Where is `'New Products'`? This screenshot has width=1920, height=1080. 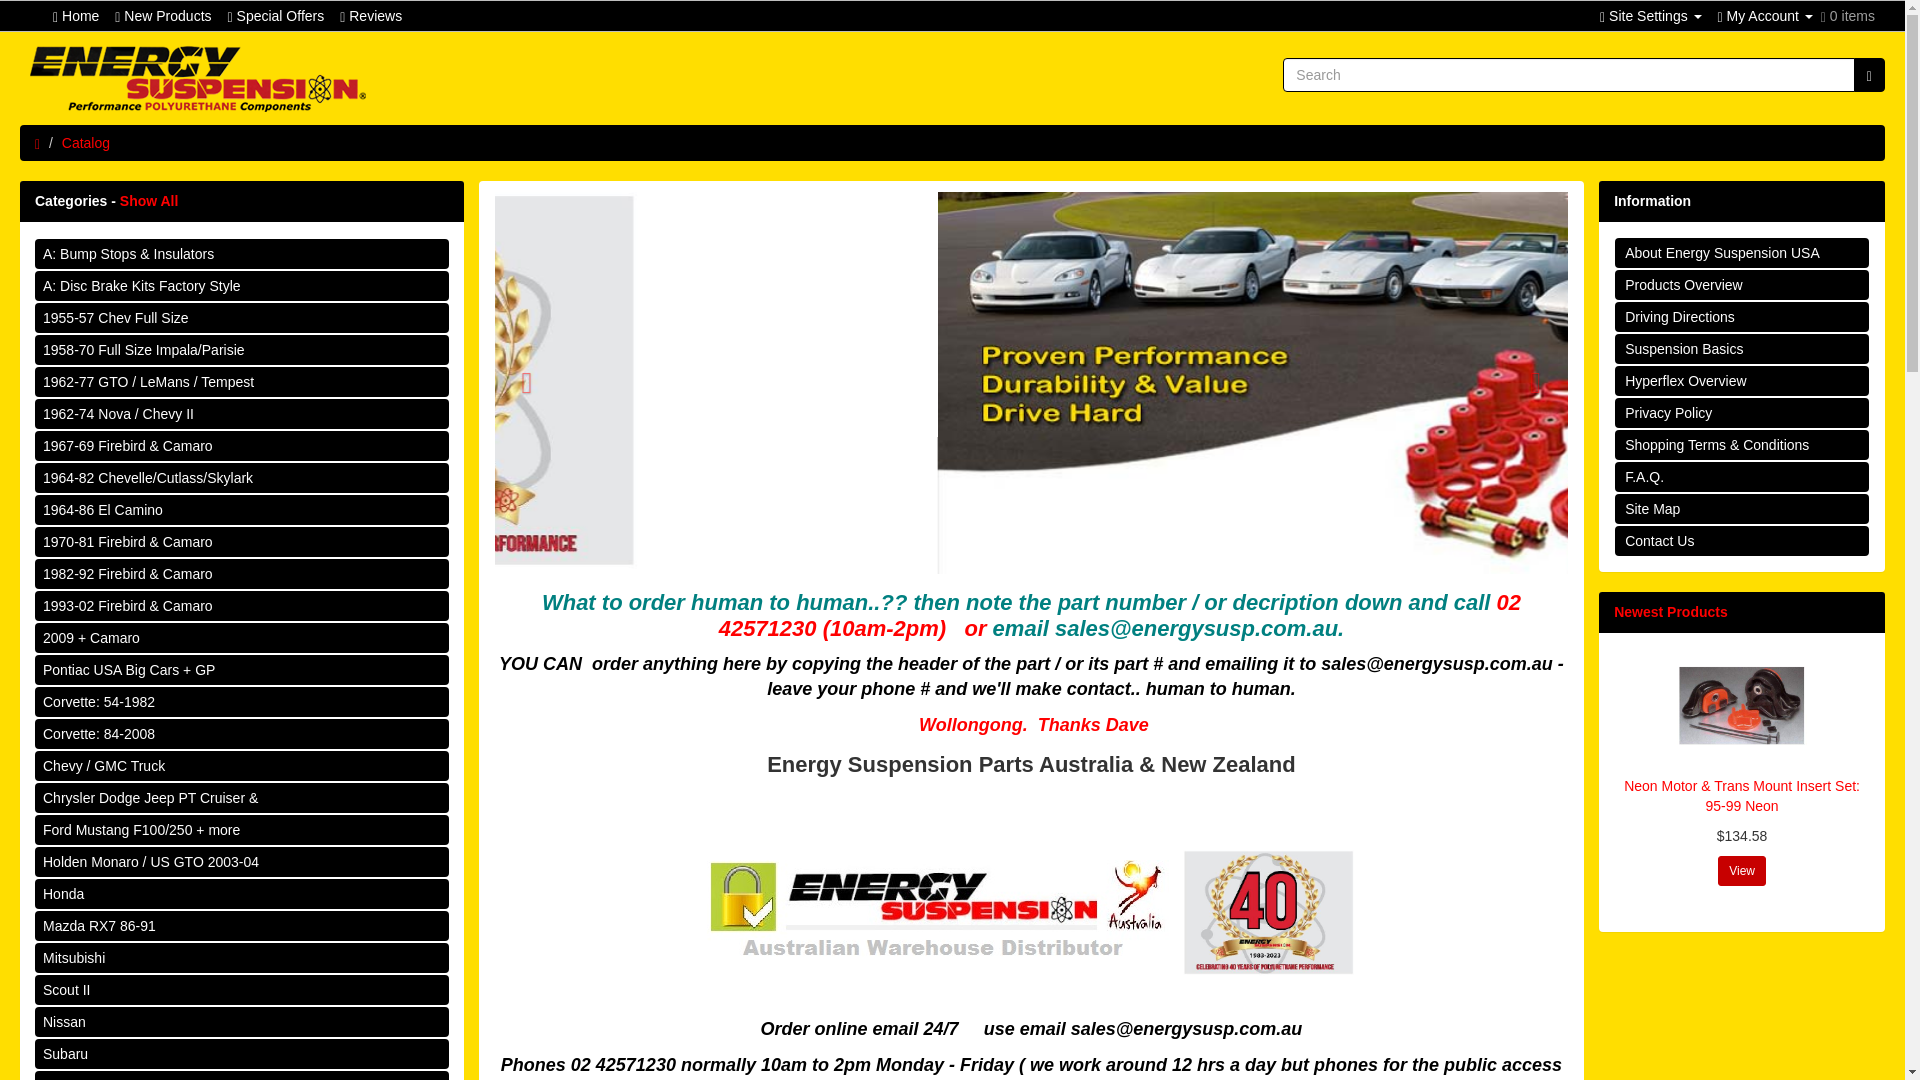
'New Products' is located at coordinates (163, 15).